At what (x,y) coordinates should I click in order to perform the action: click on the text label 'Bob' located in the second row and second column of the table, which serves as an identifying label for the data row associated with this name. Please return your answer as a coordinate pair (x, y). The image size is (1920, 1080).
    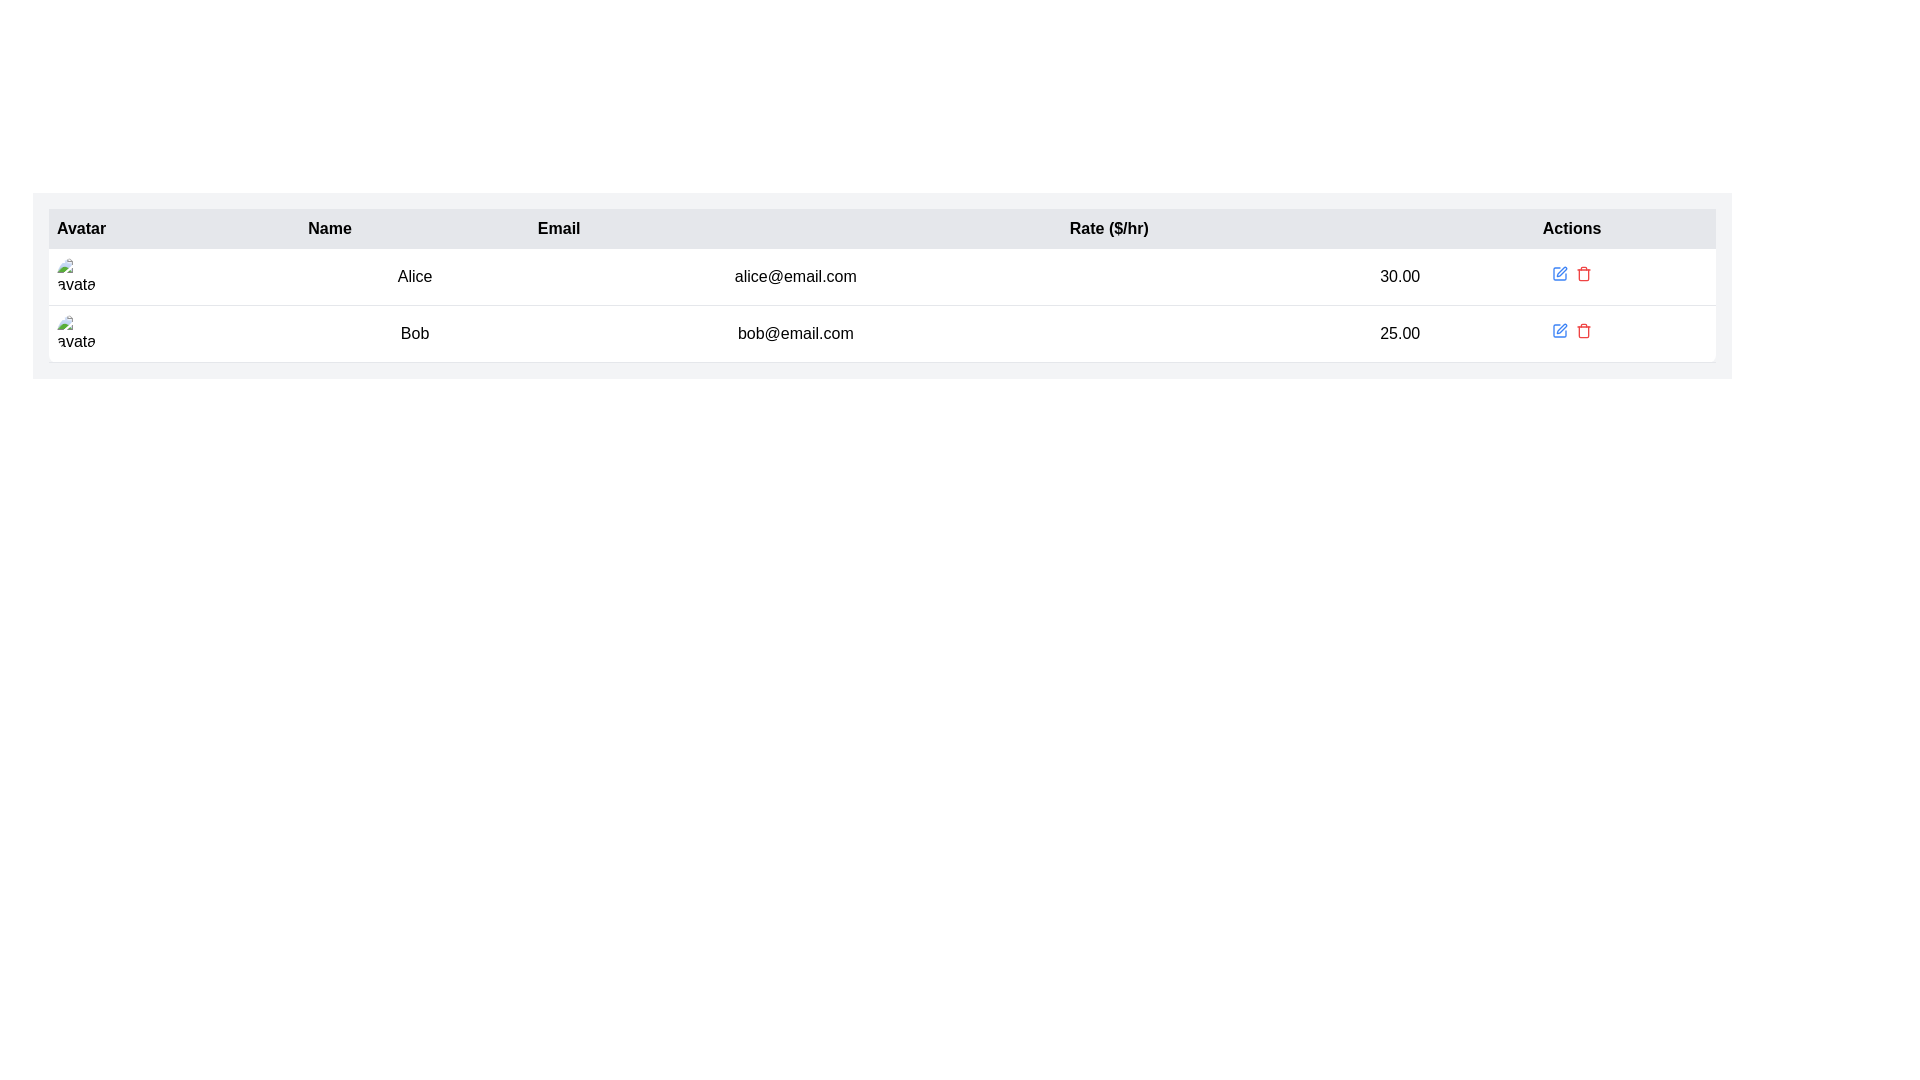
    Looking at the image, I should click on (414, 333).